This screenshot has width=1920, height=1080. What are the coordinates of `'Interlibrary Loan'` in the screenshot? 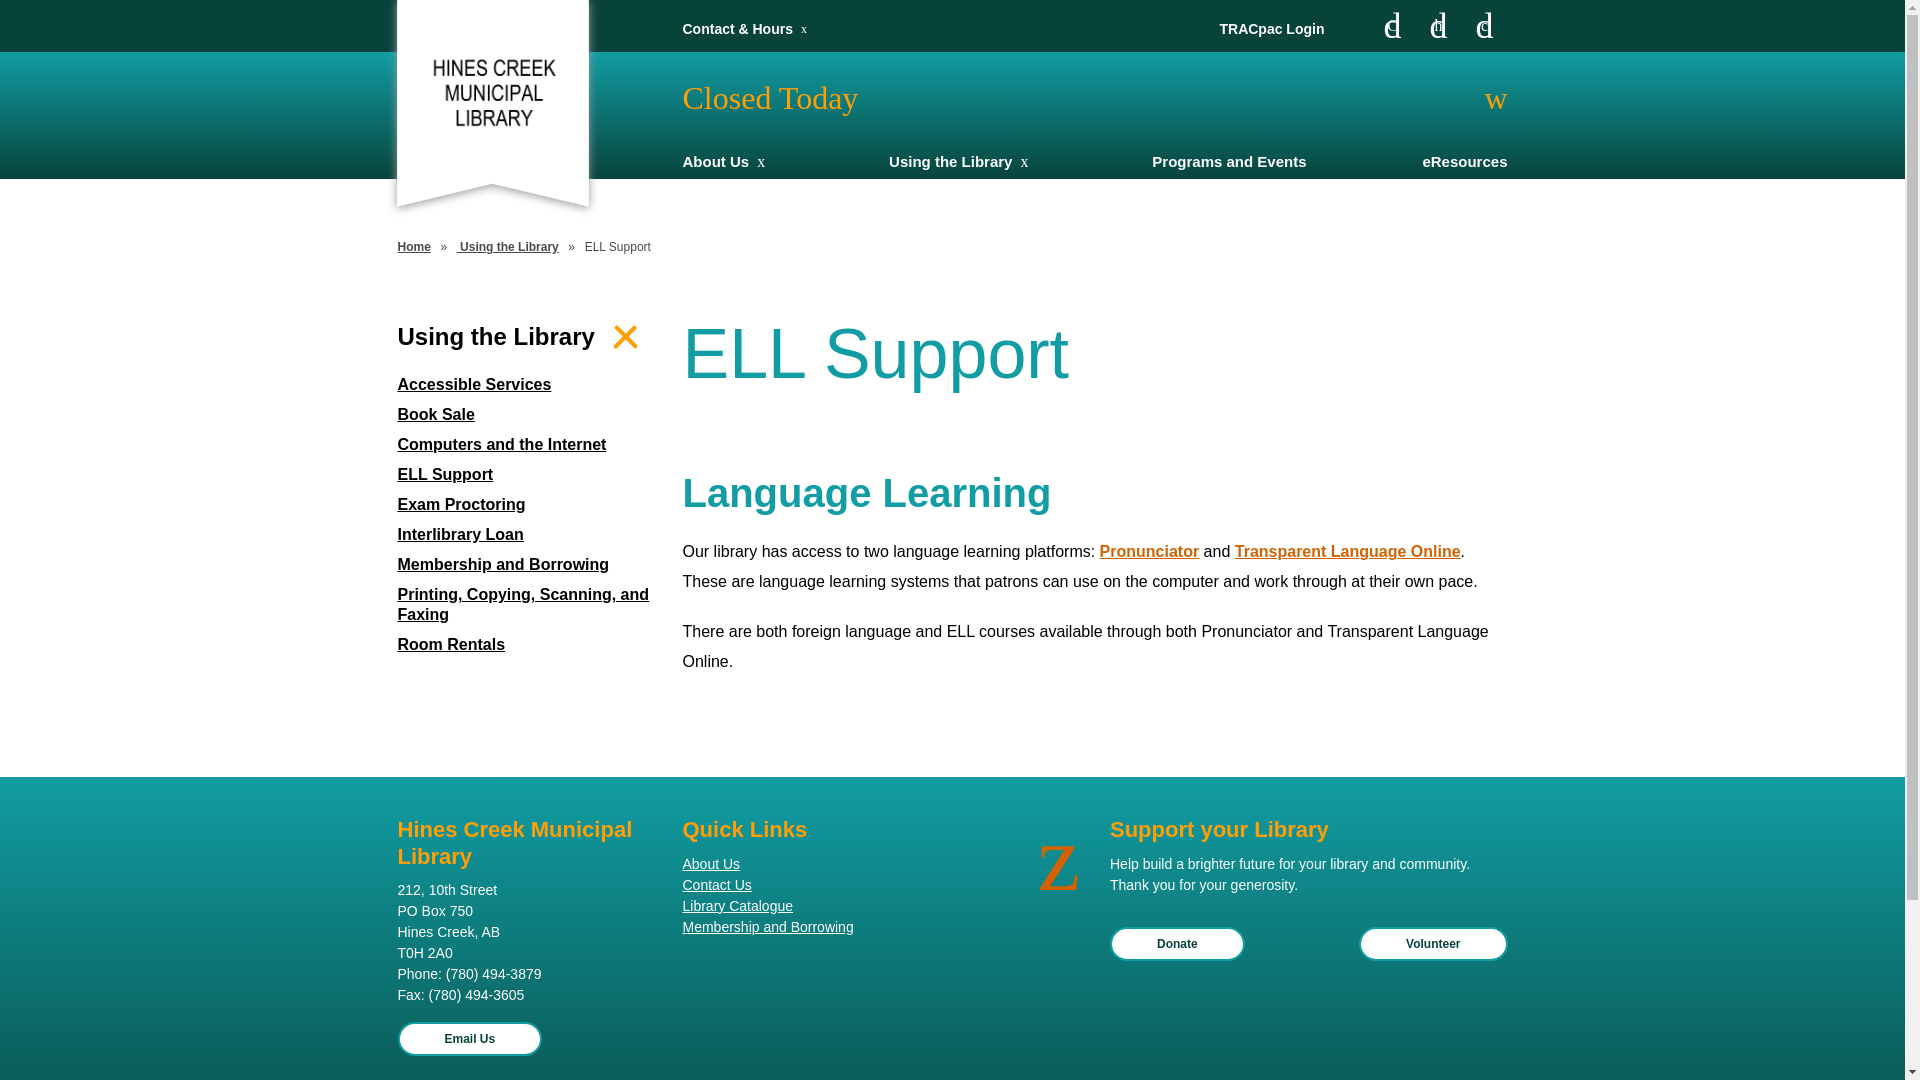 It's located at (525, 534).